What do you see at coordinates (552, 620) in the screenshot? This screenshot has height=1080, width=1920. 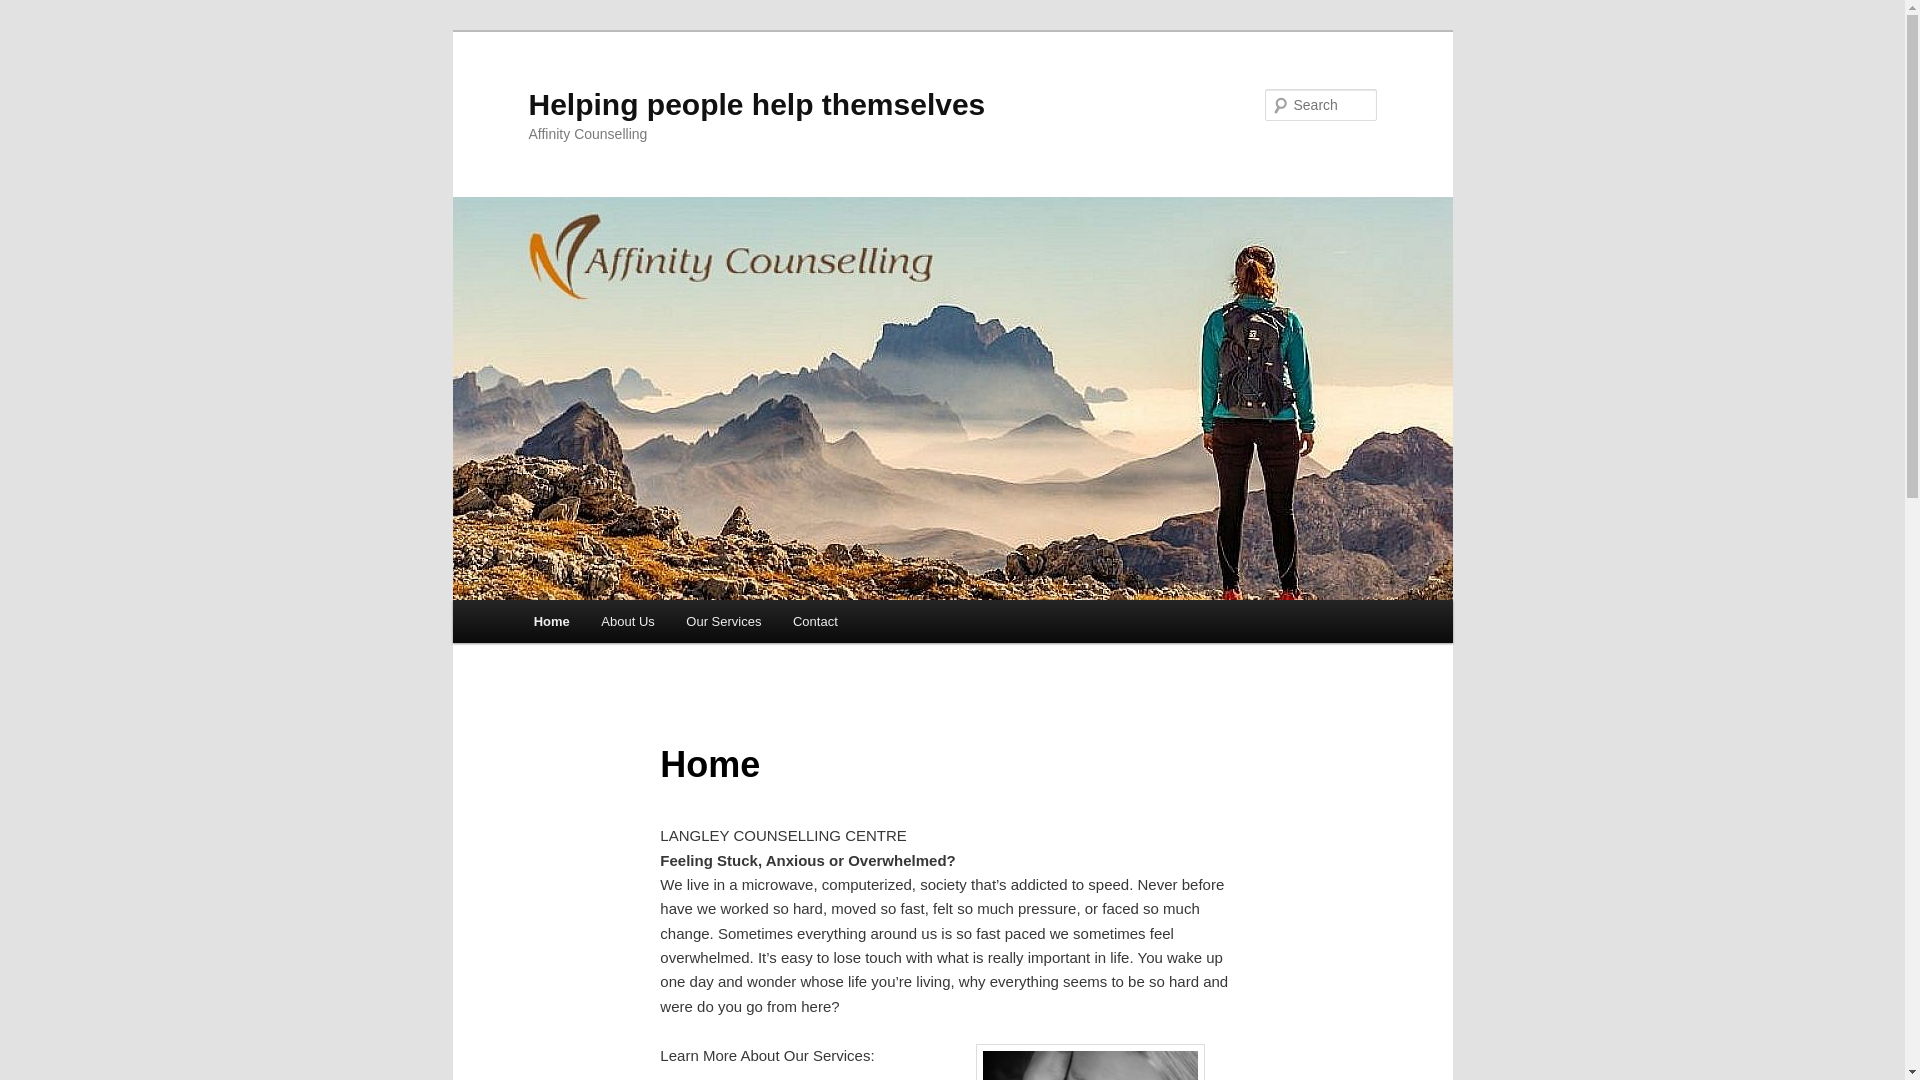 I see `'Home'` at bounding box center [552, 620].